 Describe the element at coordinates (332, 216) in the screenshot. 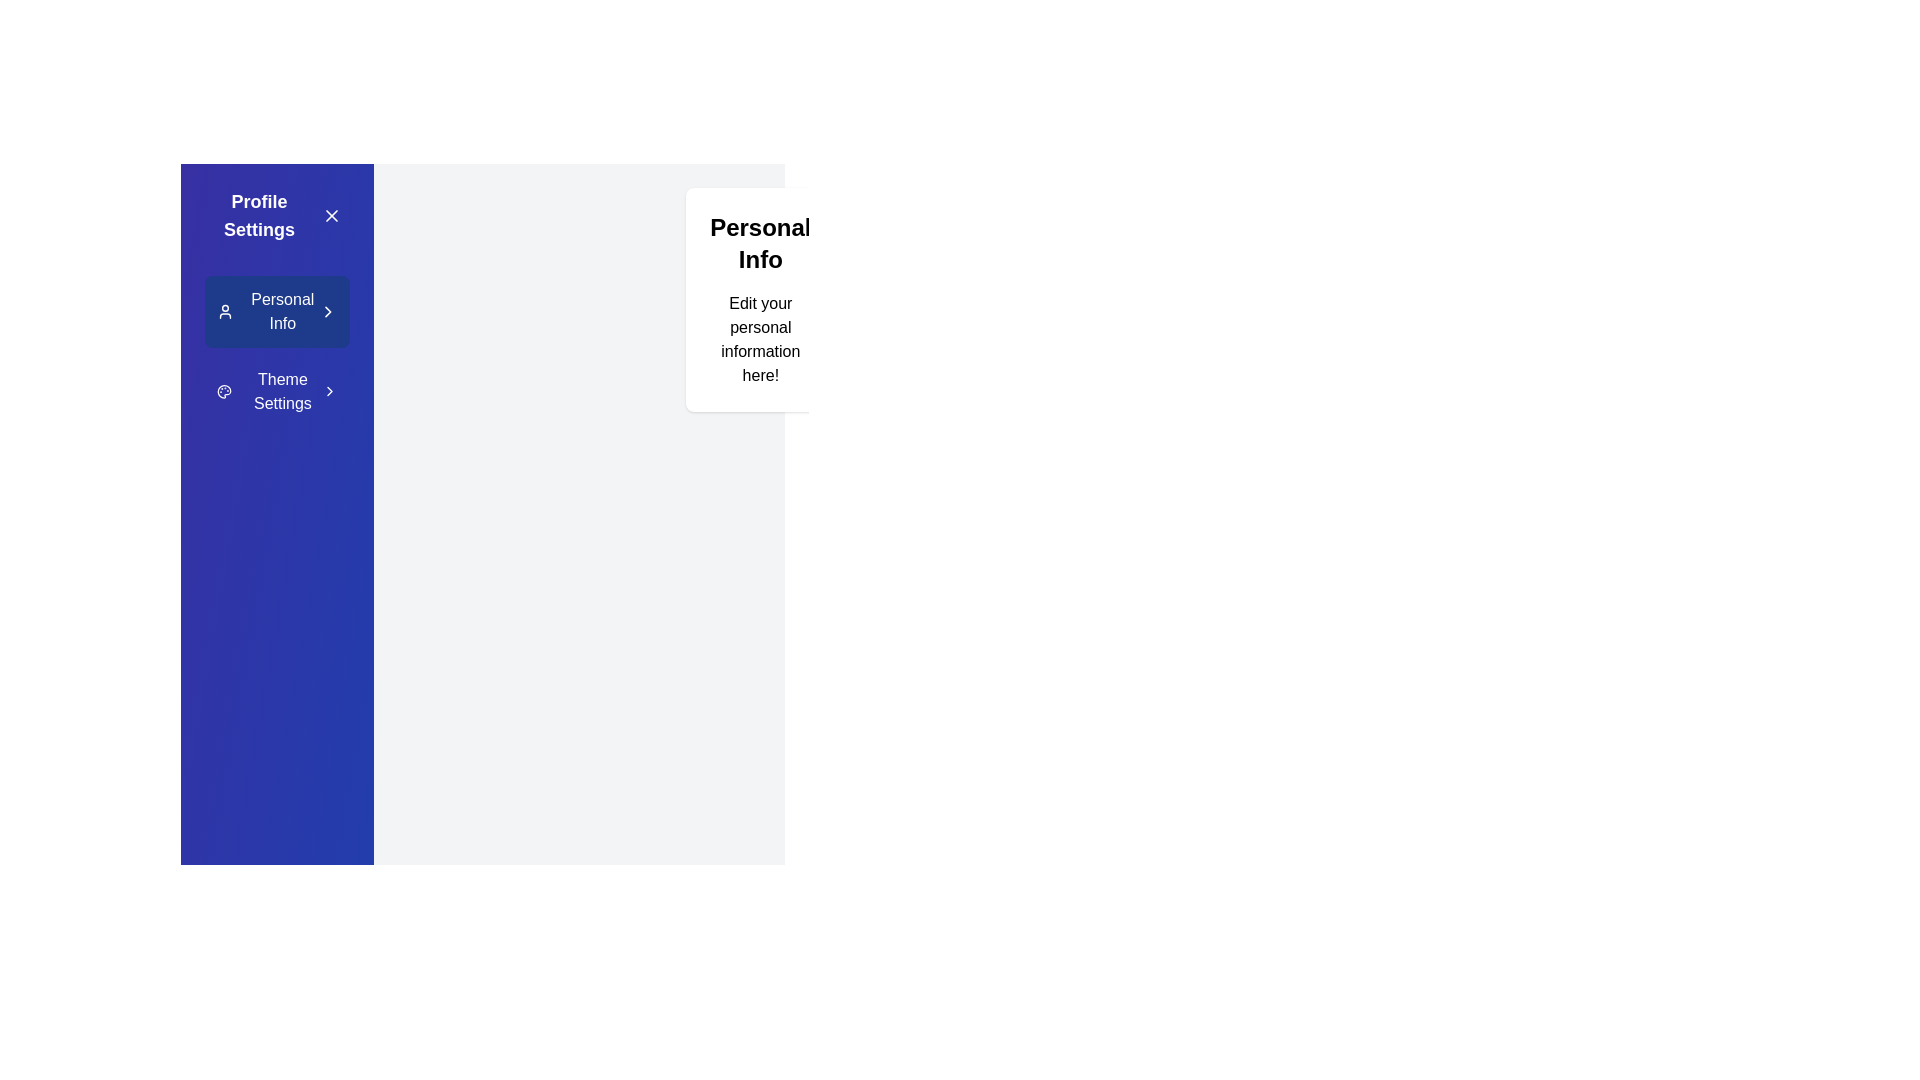

I see `the circular button with an 'X' icon inside it, located in the top-right corner of the sidebar under 'Profile Settings'` at that location.